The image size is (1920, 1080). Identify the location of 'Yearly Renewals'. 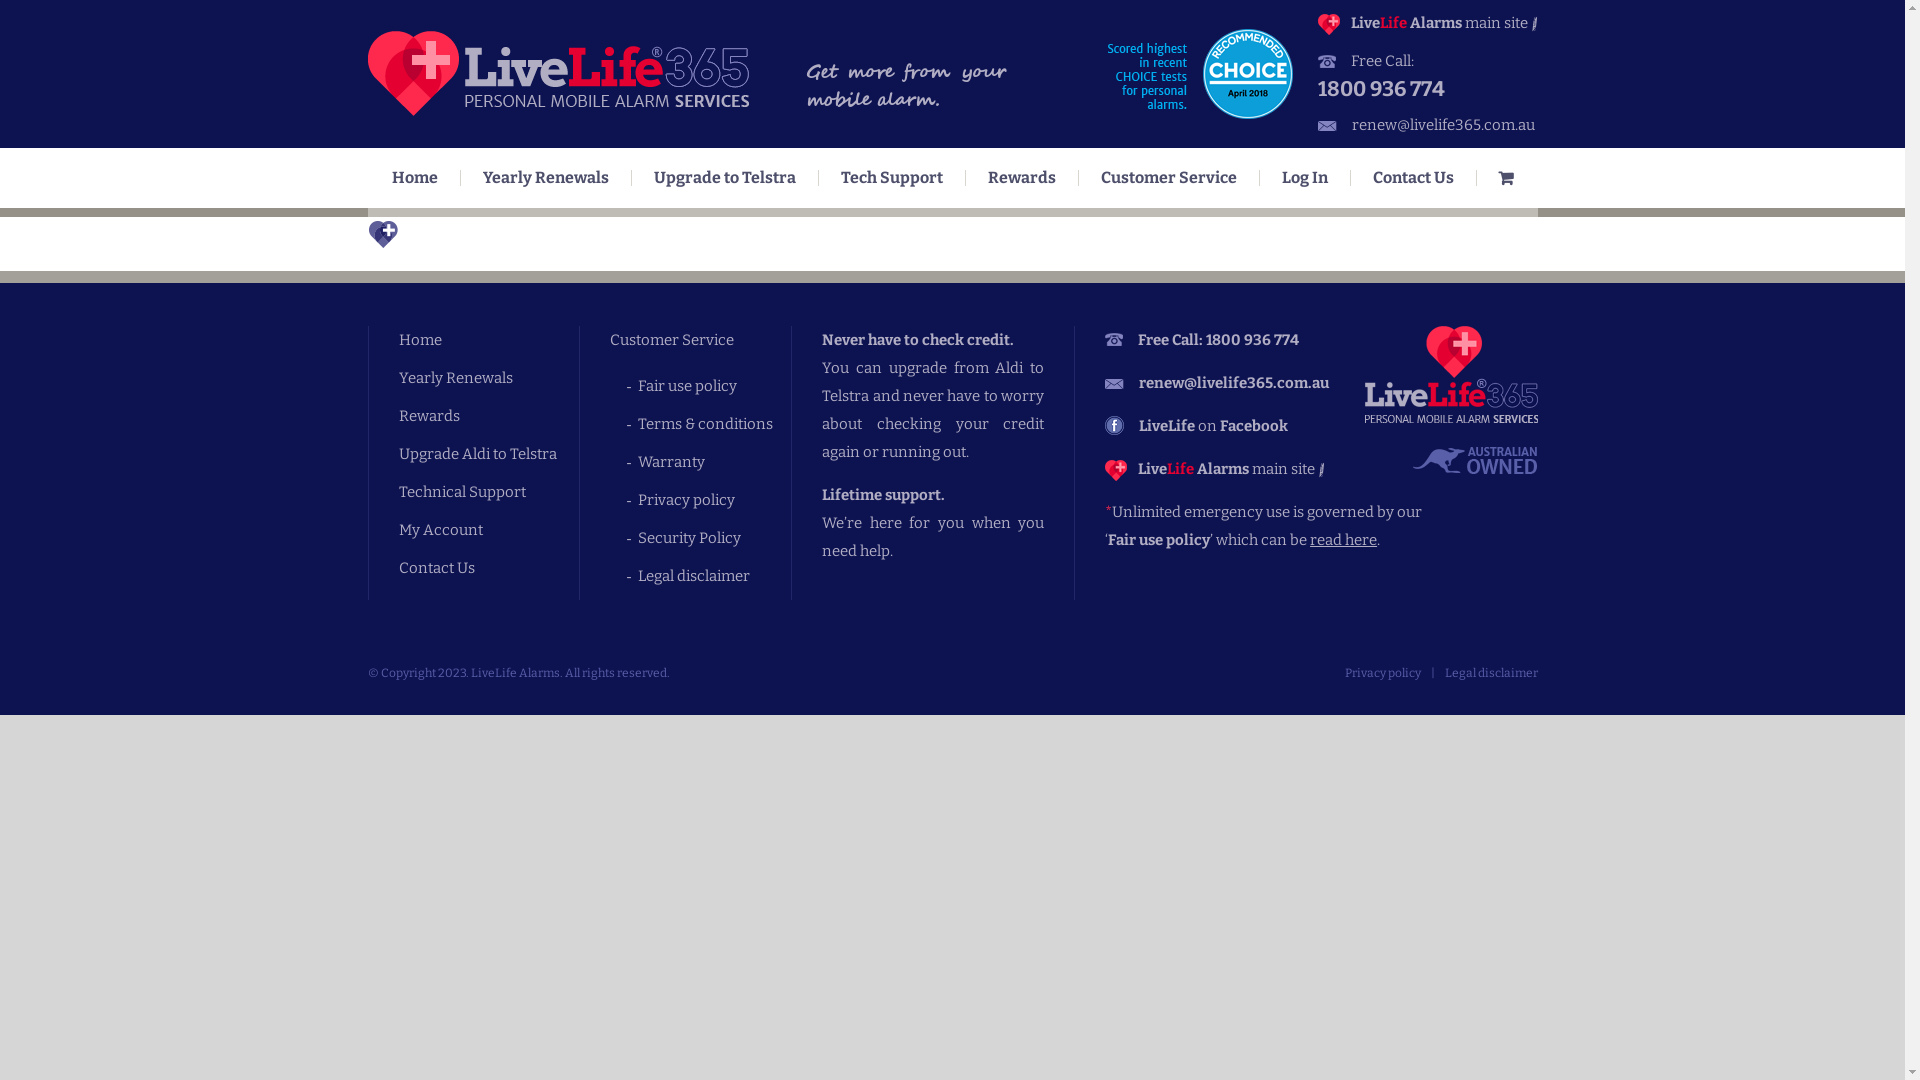
(545, 176).